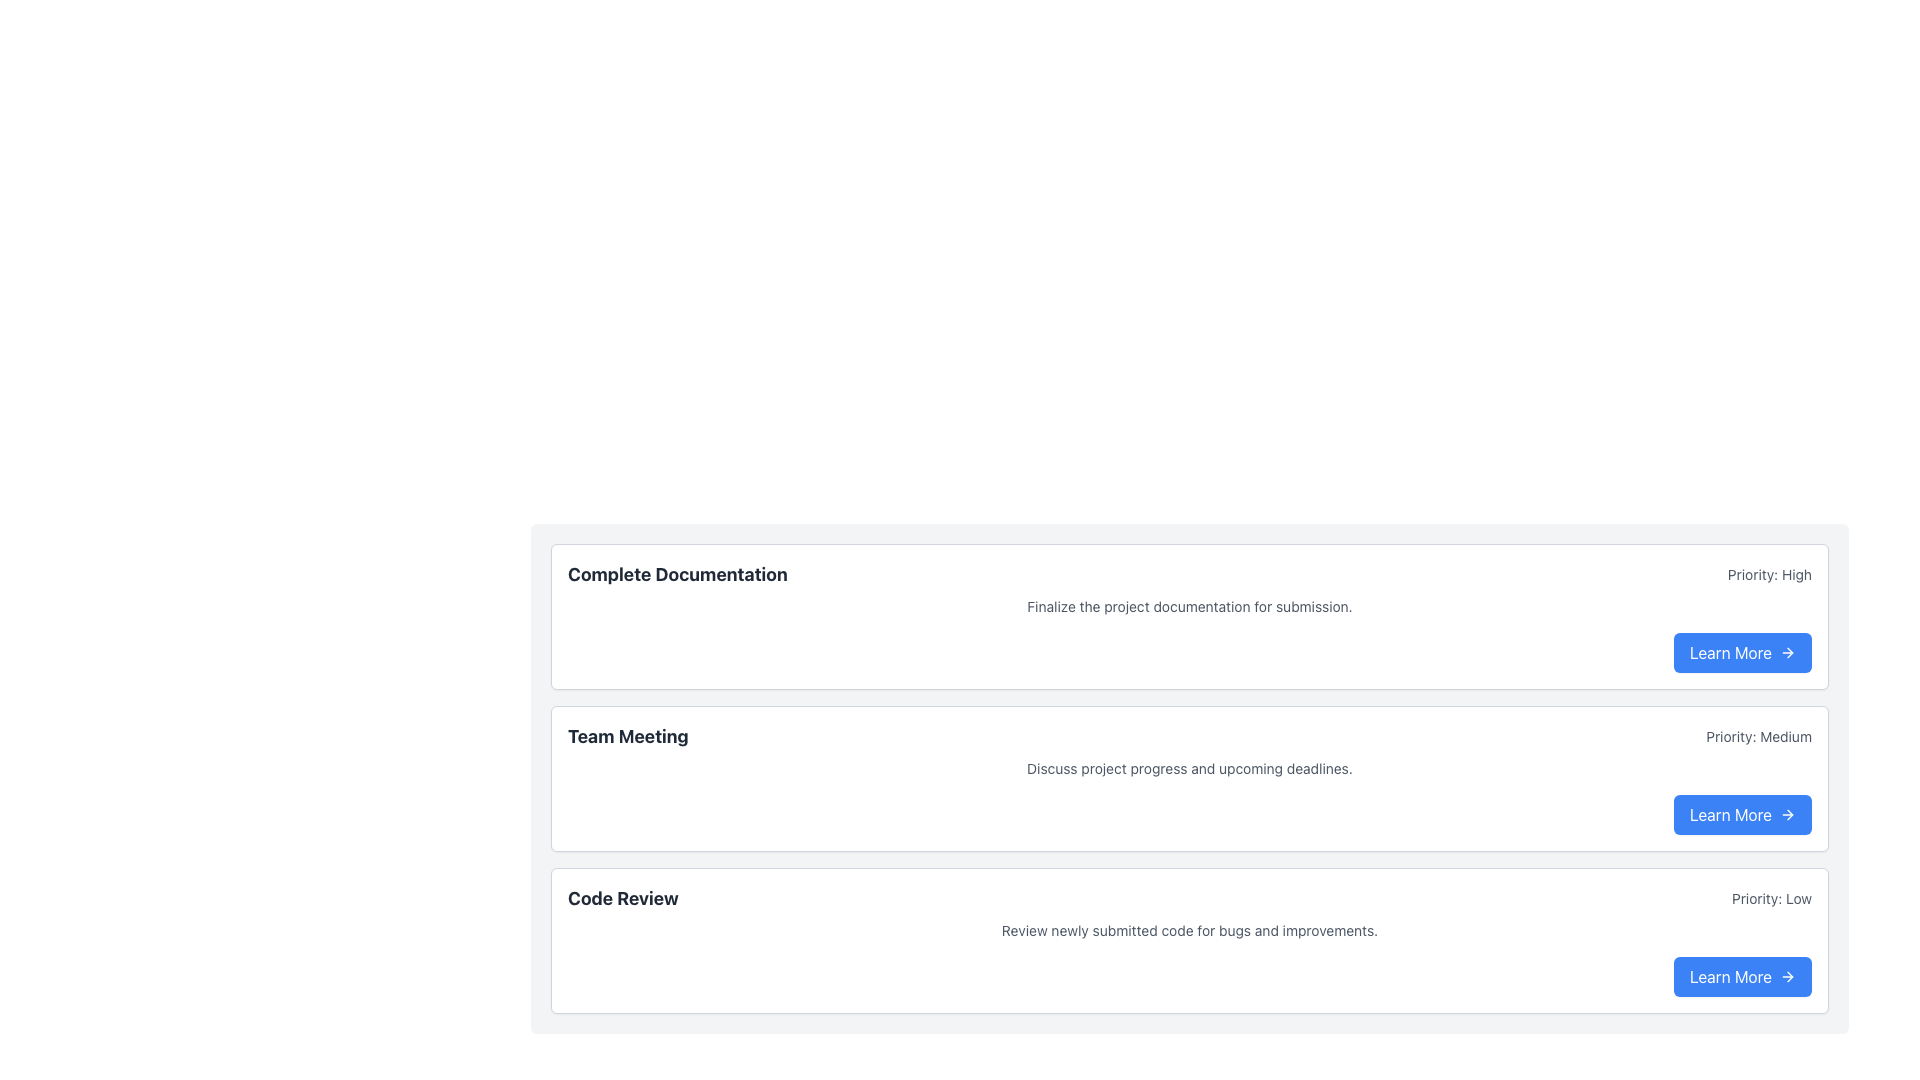  What do you see at coordinates (1788, 975) in the screenshot?
I see `the forward action icon located to the right of the 'Learn More' button text to invoke the button's action` at bounding box center [1788, 975].